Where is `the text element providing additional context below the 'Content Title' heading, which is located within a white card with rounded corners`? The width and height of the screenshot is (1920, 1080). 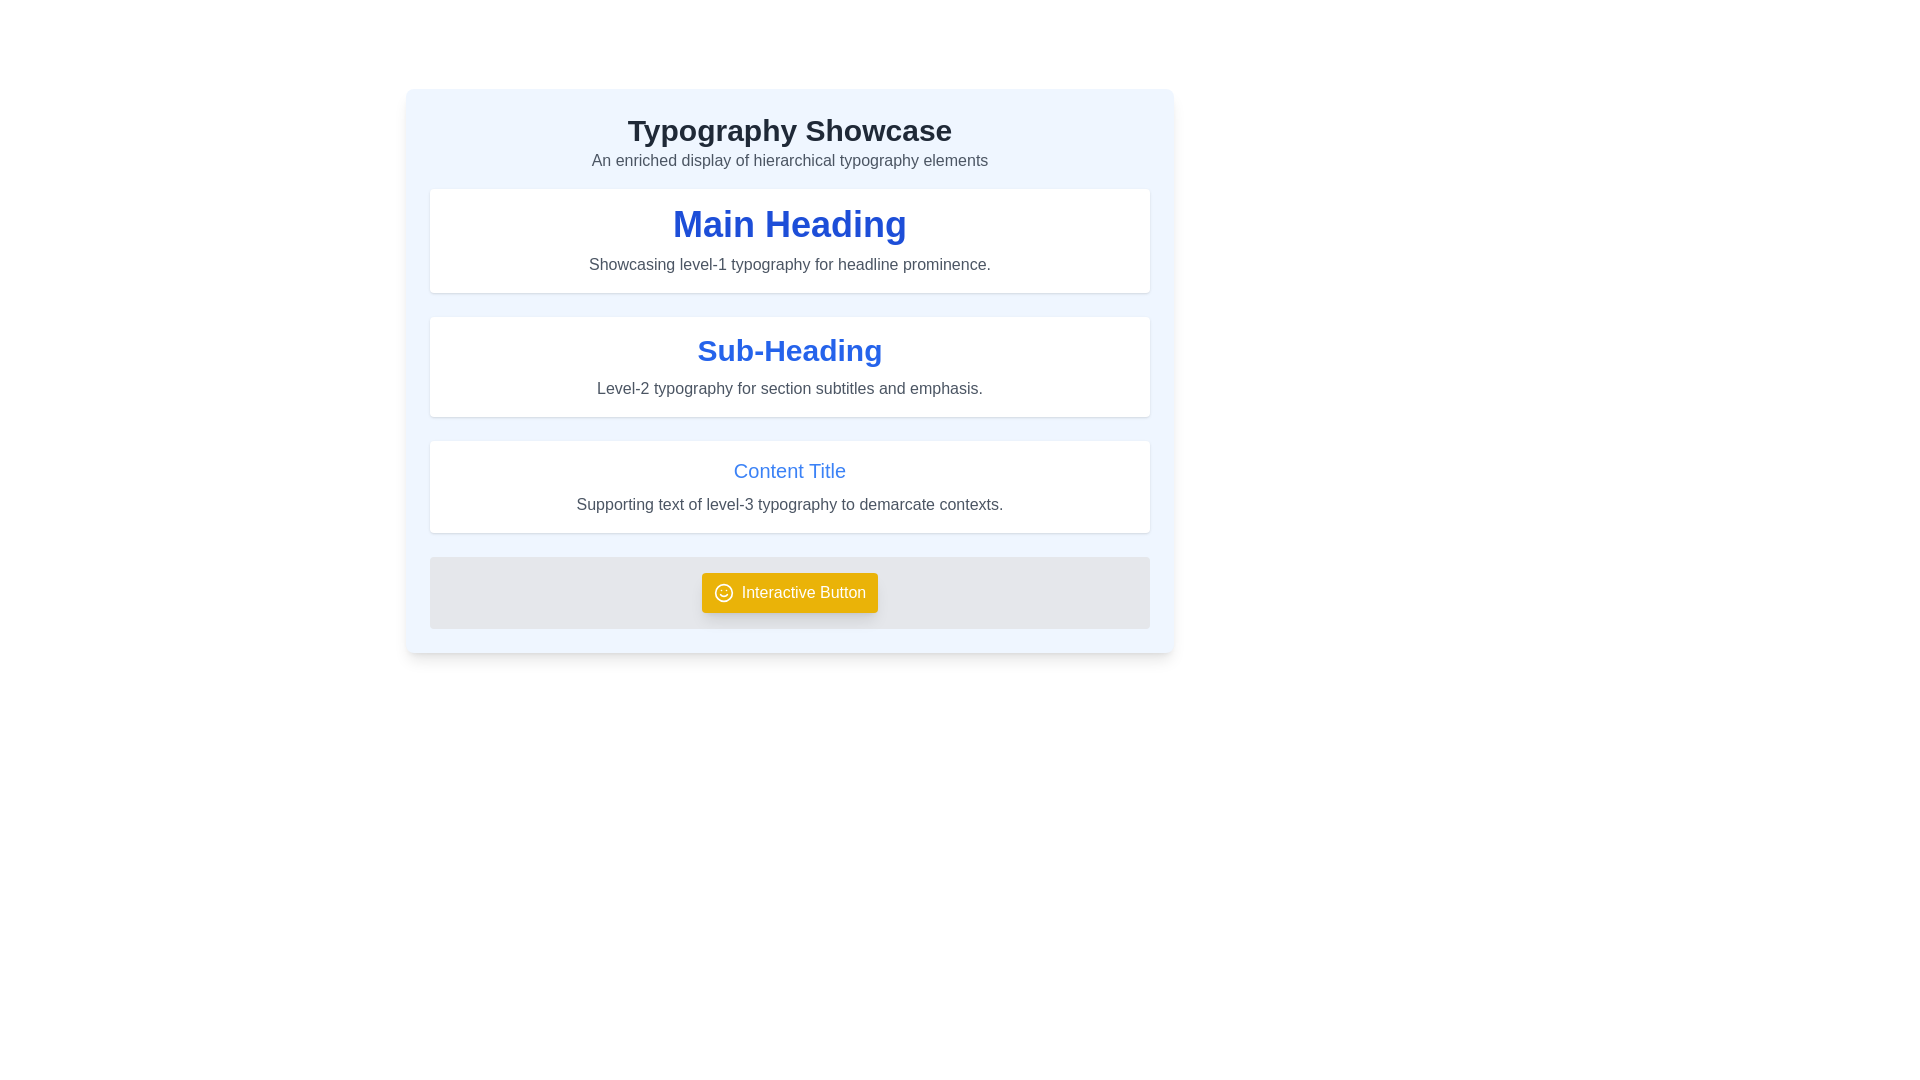 the text element providing additional context below the 'Content Title' heading, which is located within a white card with rounded corners is located at coordinates (789, 504).